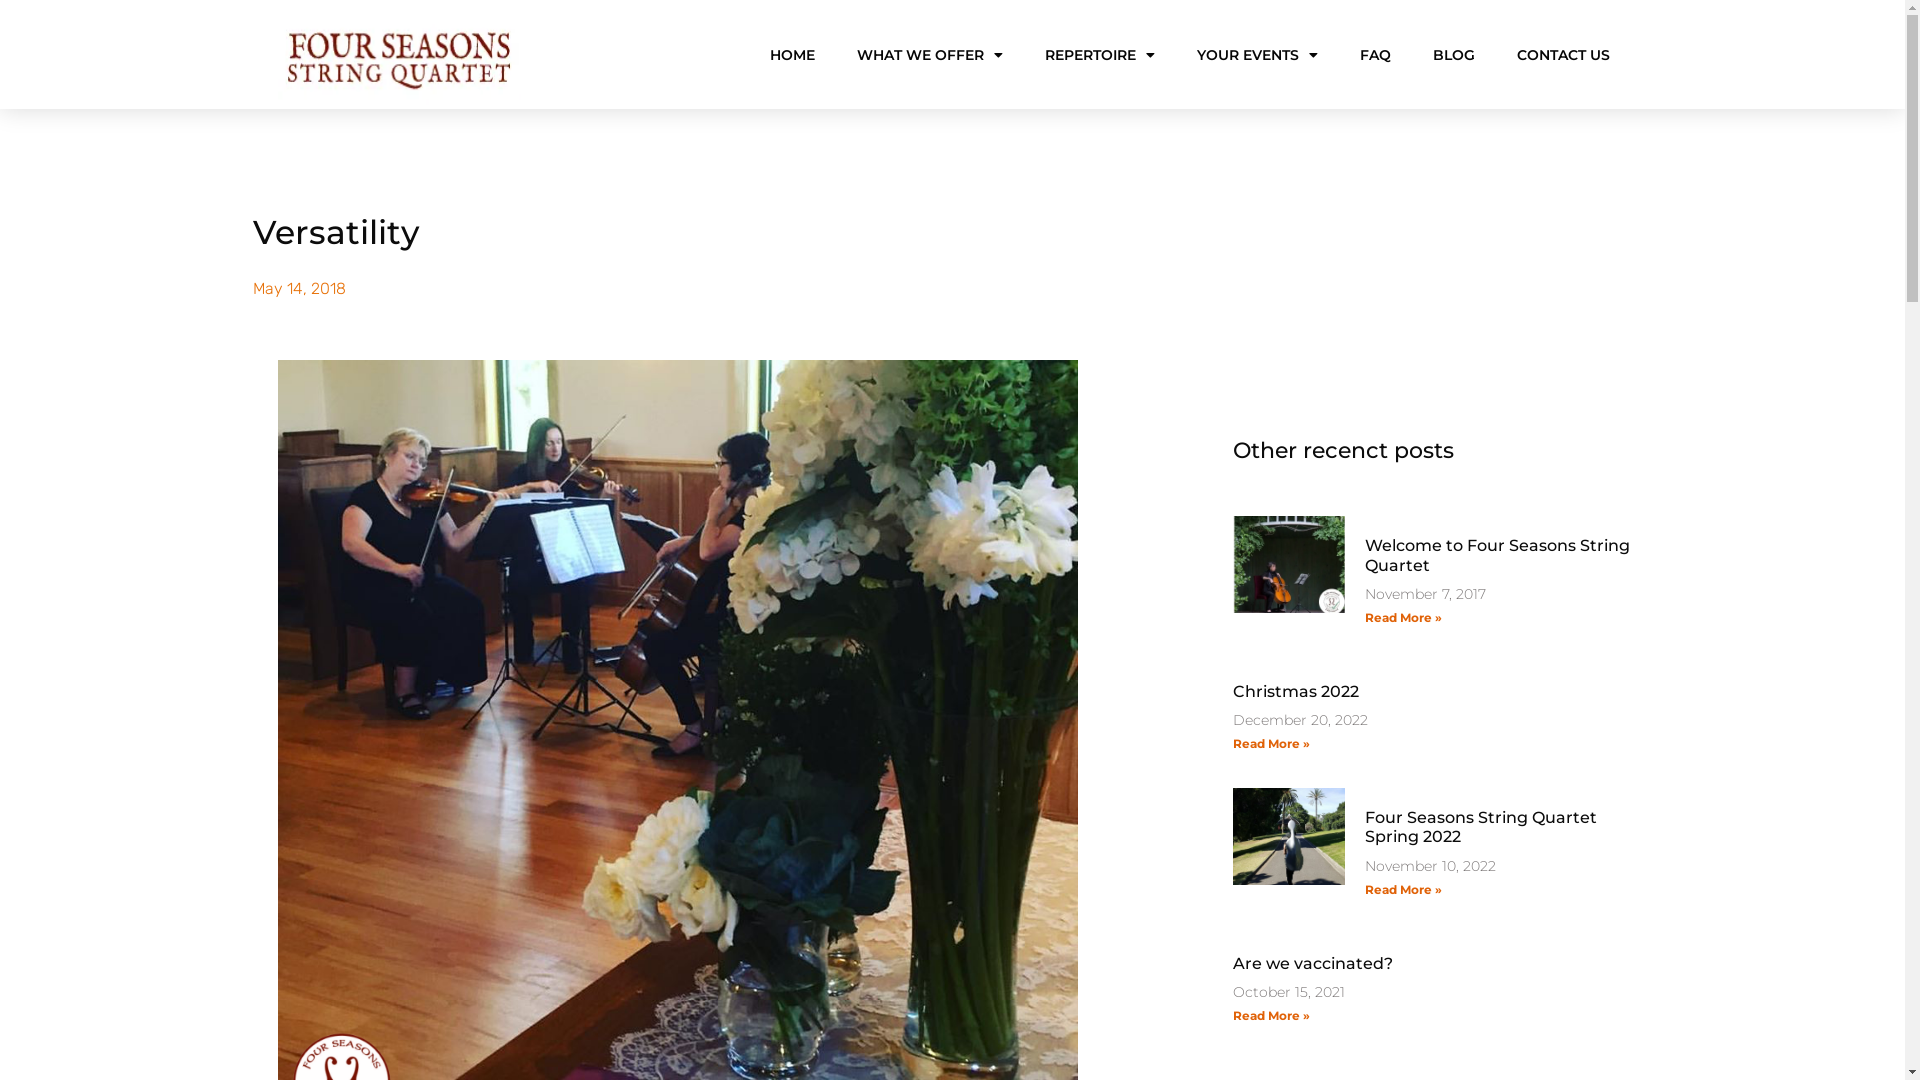  Describe the element at coordinates (1255, 53) in the screenshot. I see `'YOUR EVENTS'` at that location.